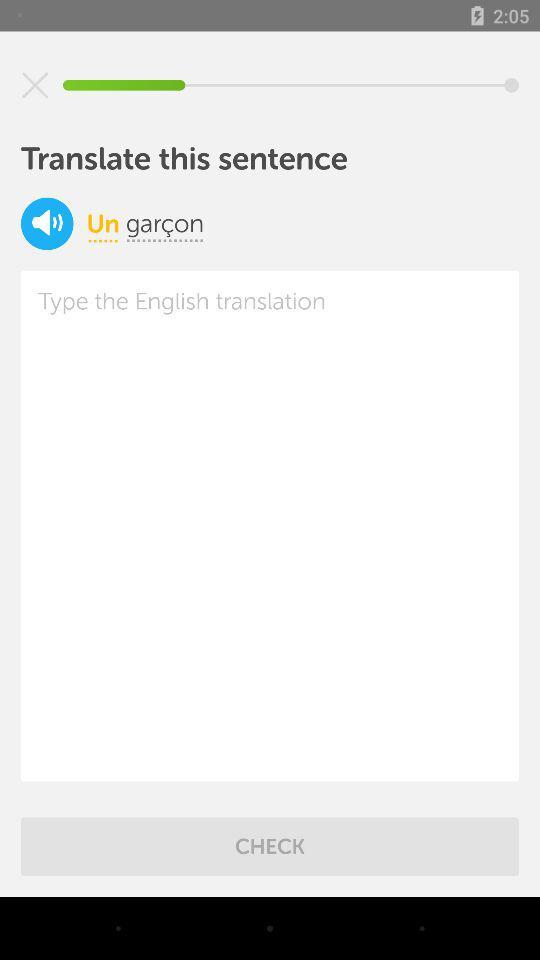 Image resolution: width=540 pixels, height=960 pixels. What do you see at coordinates (47, 223) in the screenshot?
I see `volume` at bounding box center [47, 223].